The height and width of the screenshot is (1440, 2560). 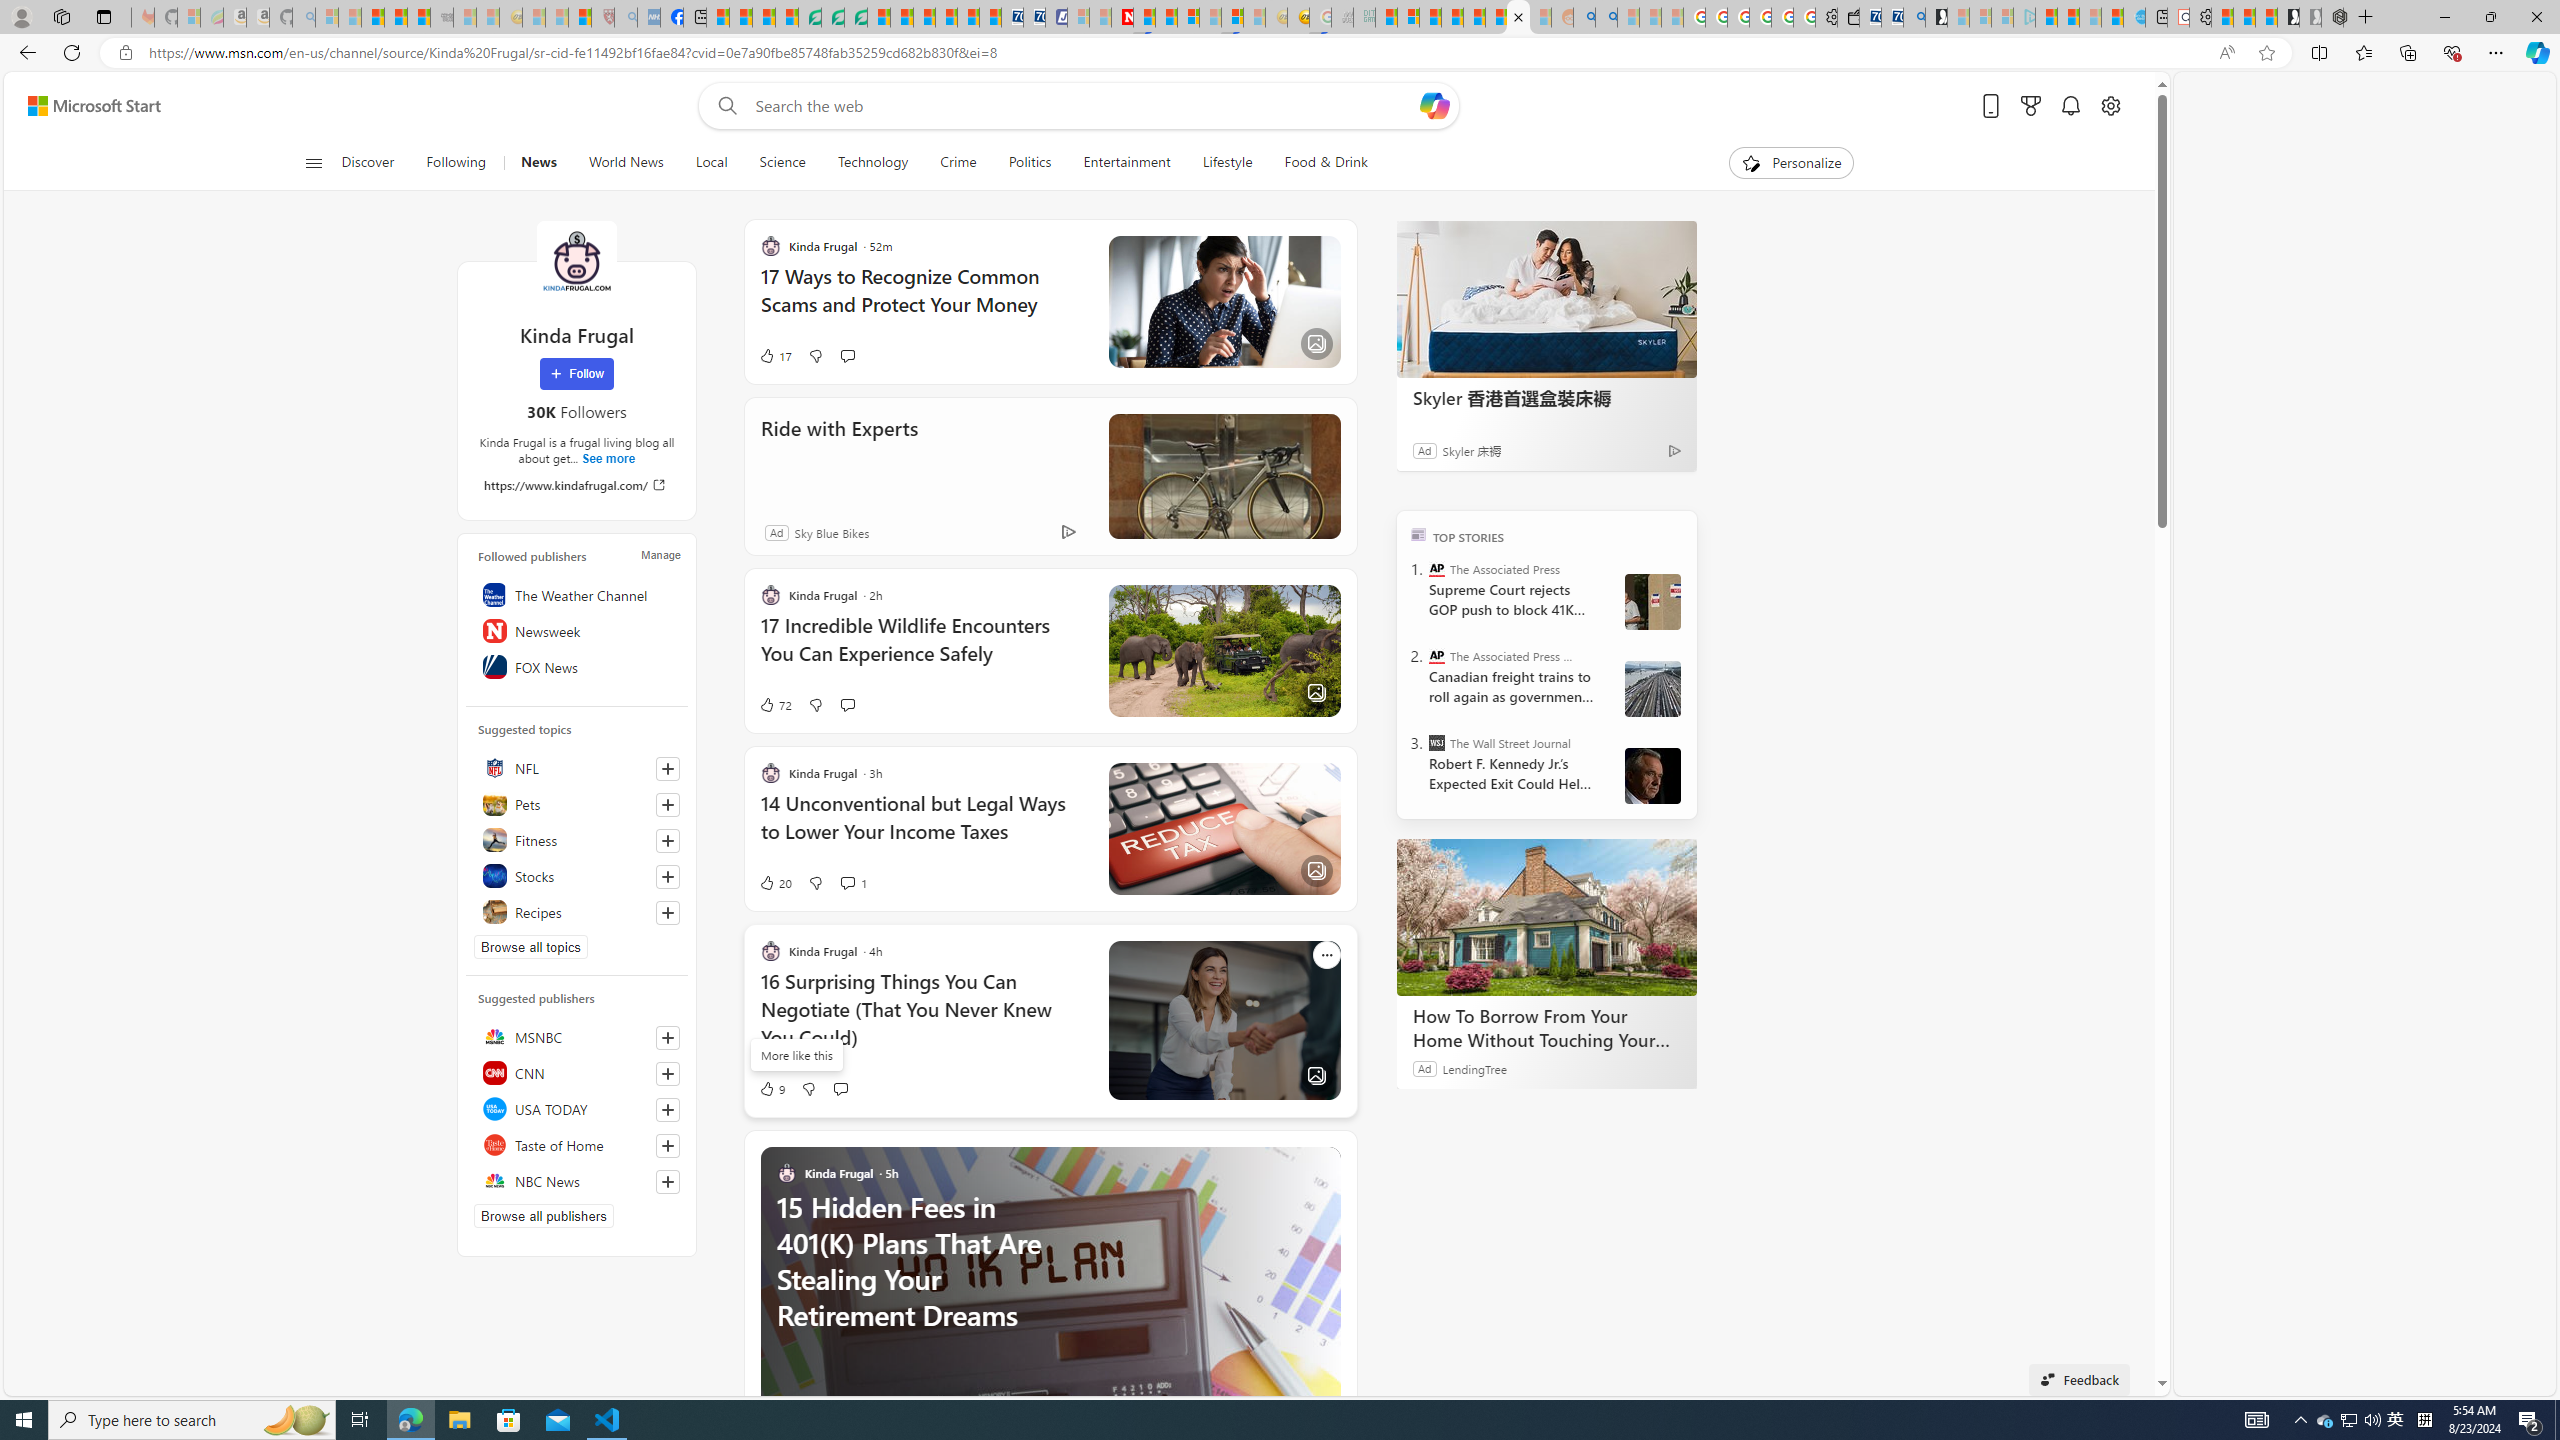 I want to click on 'Dislike', so click(x=807, y=1088).